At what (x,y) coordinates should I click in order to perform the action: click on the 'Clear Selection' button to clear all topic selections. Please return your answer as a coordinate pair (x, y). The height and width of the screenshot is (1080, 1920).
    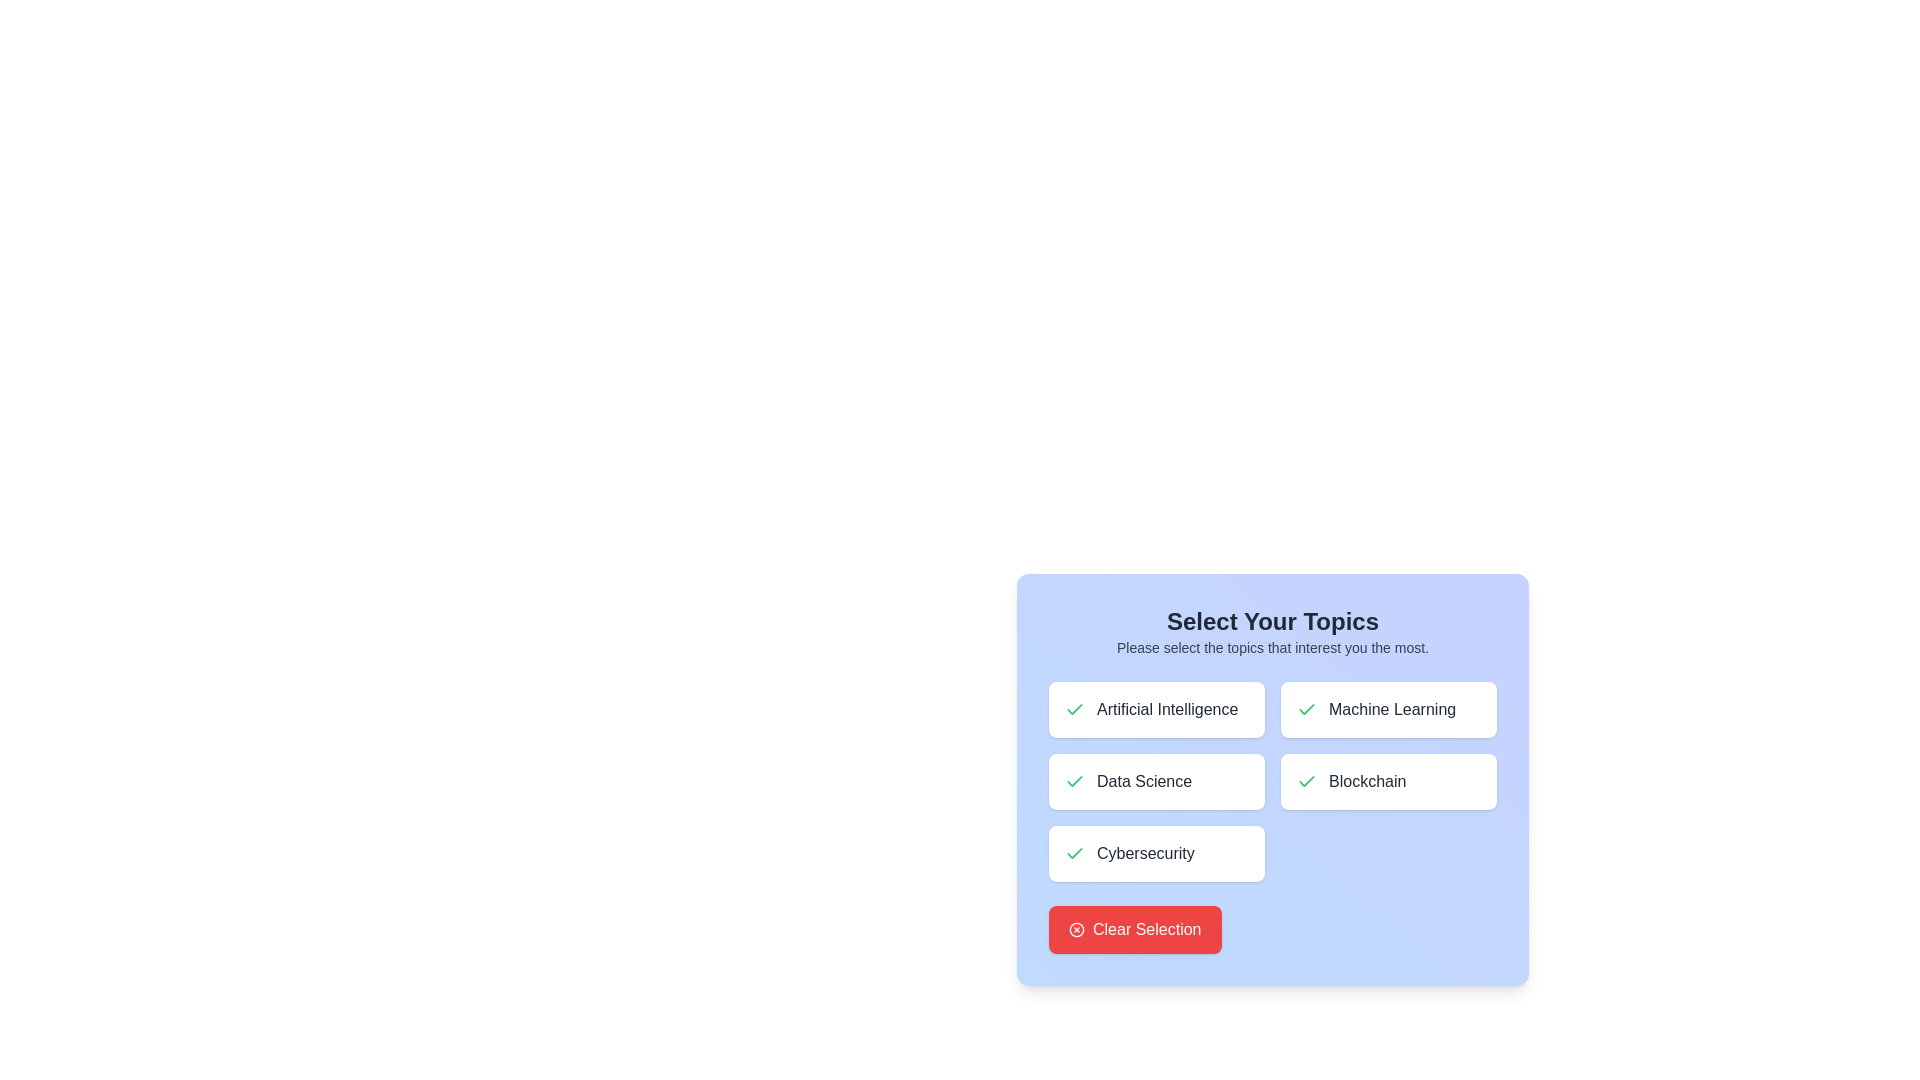
    Looking at the image, I should click on (1134, 929).